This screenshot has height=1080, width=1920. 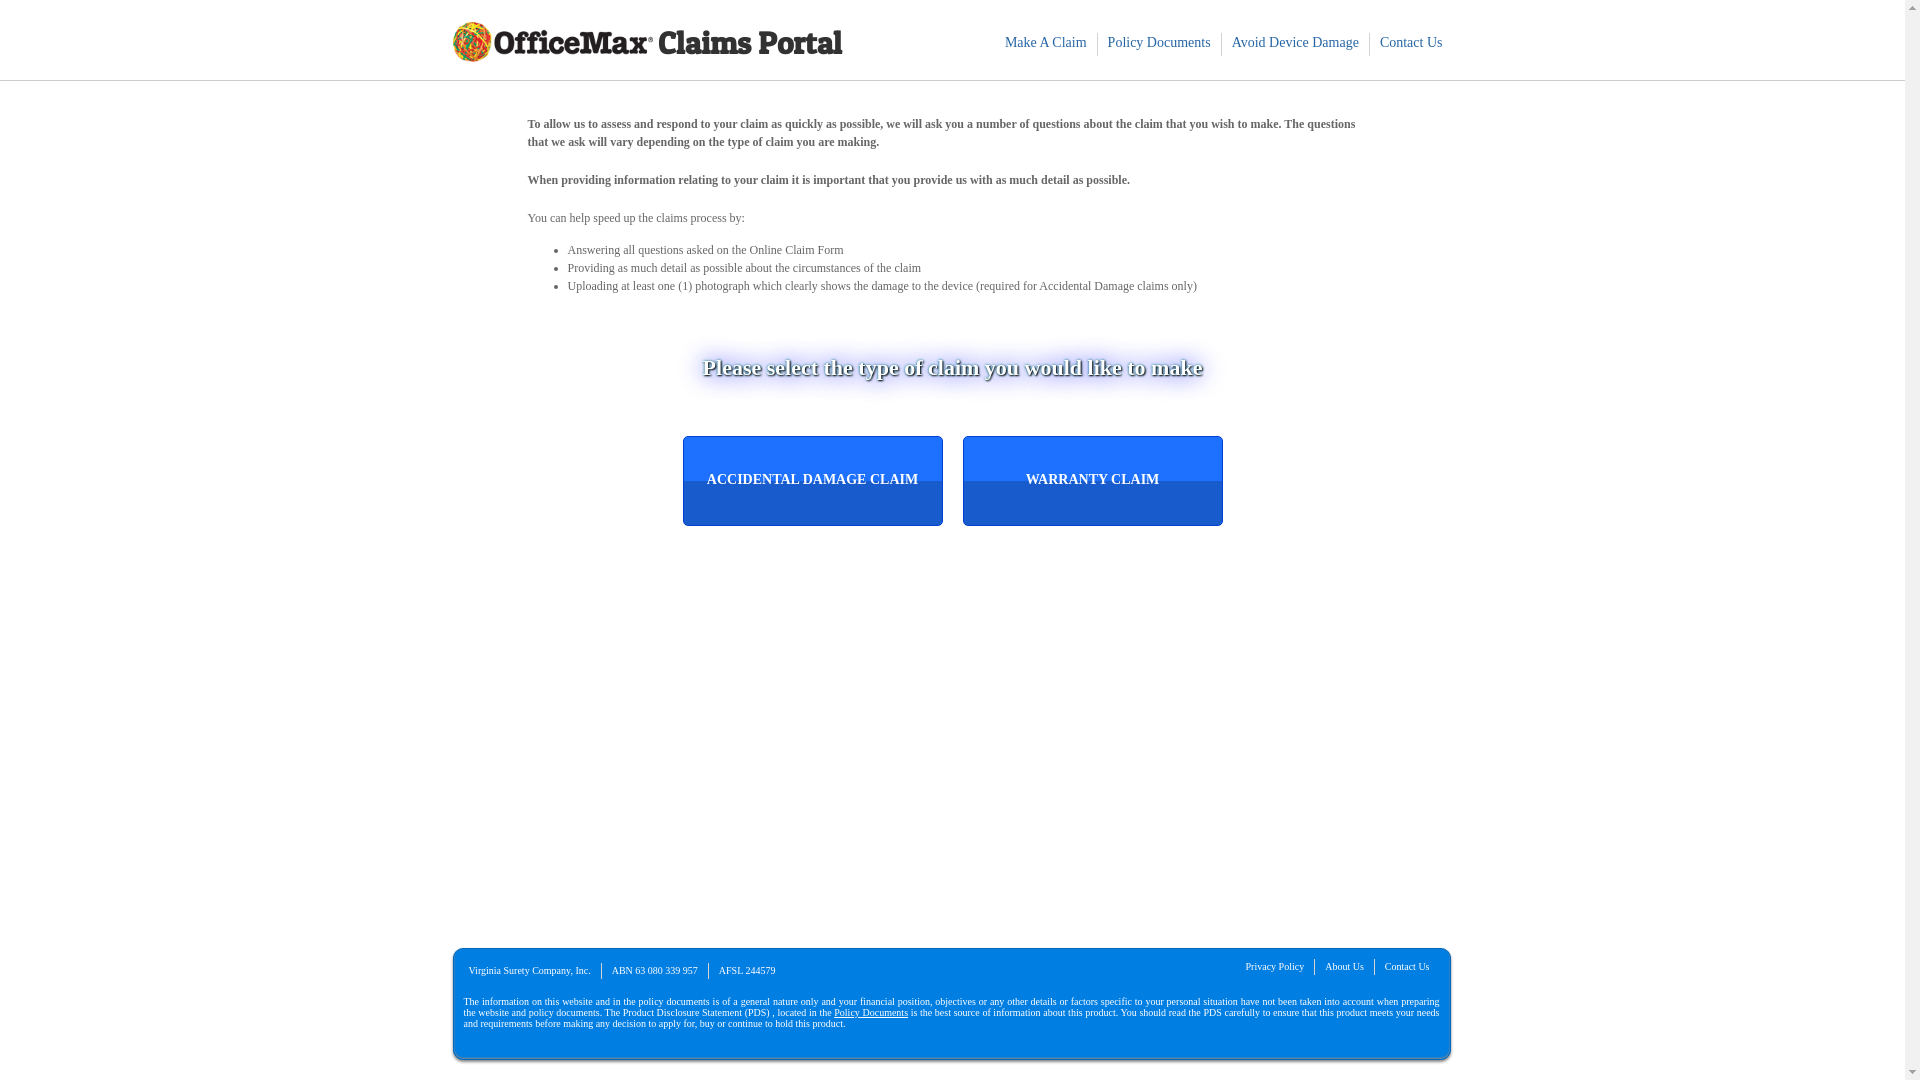 What do you see at coordinates (1091, 481) in the screenshot?
I see `'Warranty Claim'` at bounding box center [1091, 481].